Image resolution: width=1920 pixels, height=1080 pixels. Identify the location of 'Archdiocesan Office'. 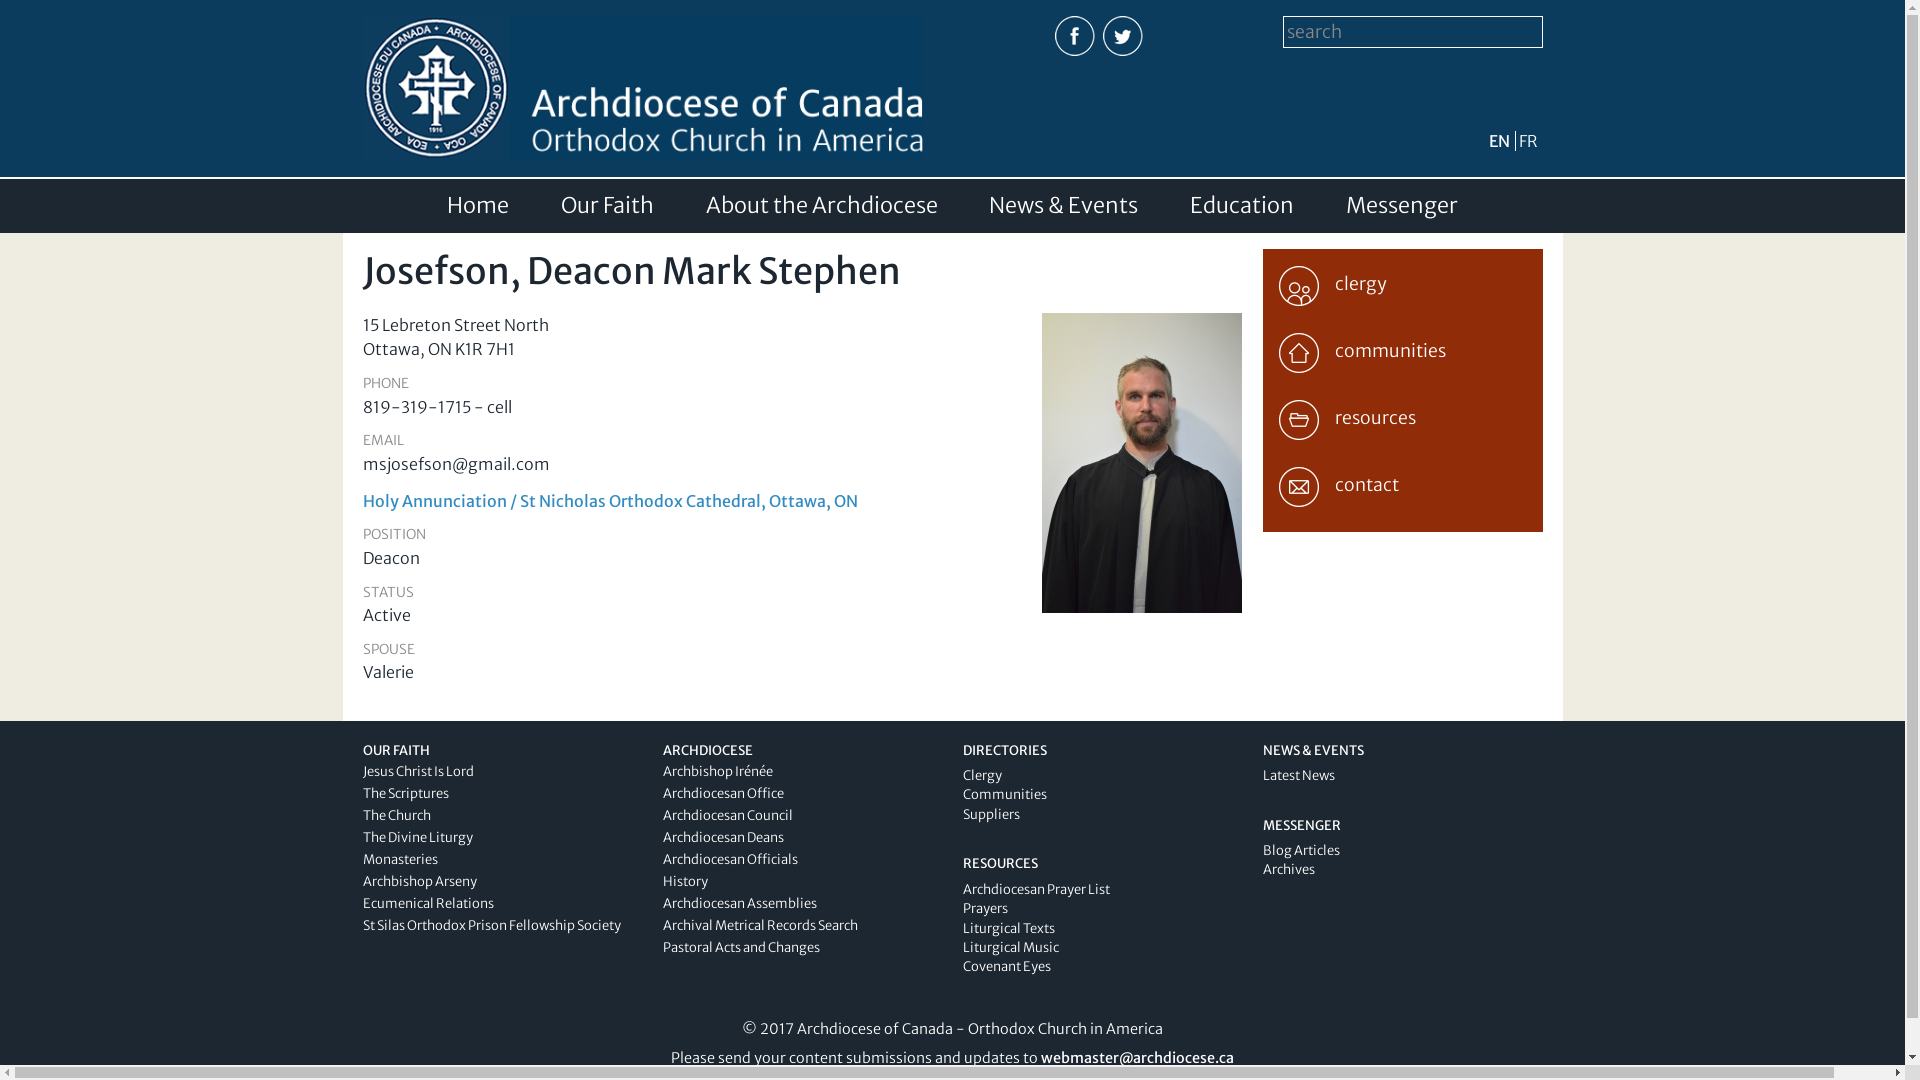
(721, 792).